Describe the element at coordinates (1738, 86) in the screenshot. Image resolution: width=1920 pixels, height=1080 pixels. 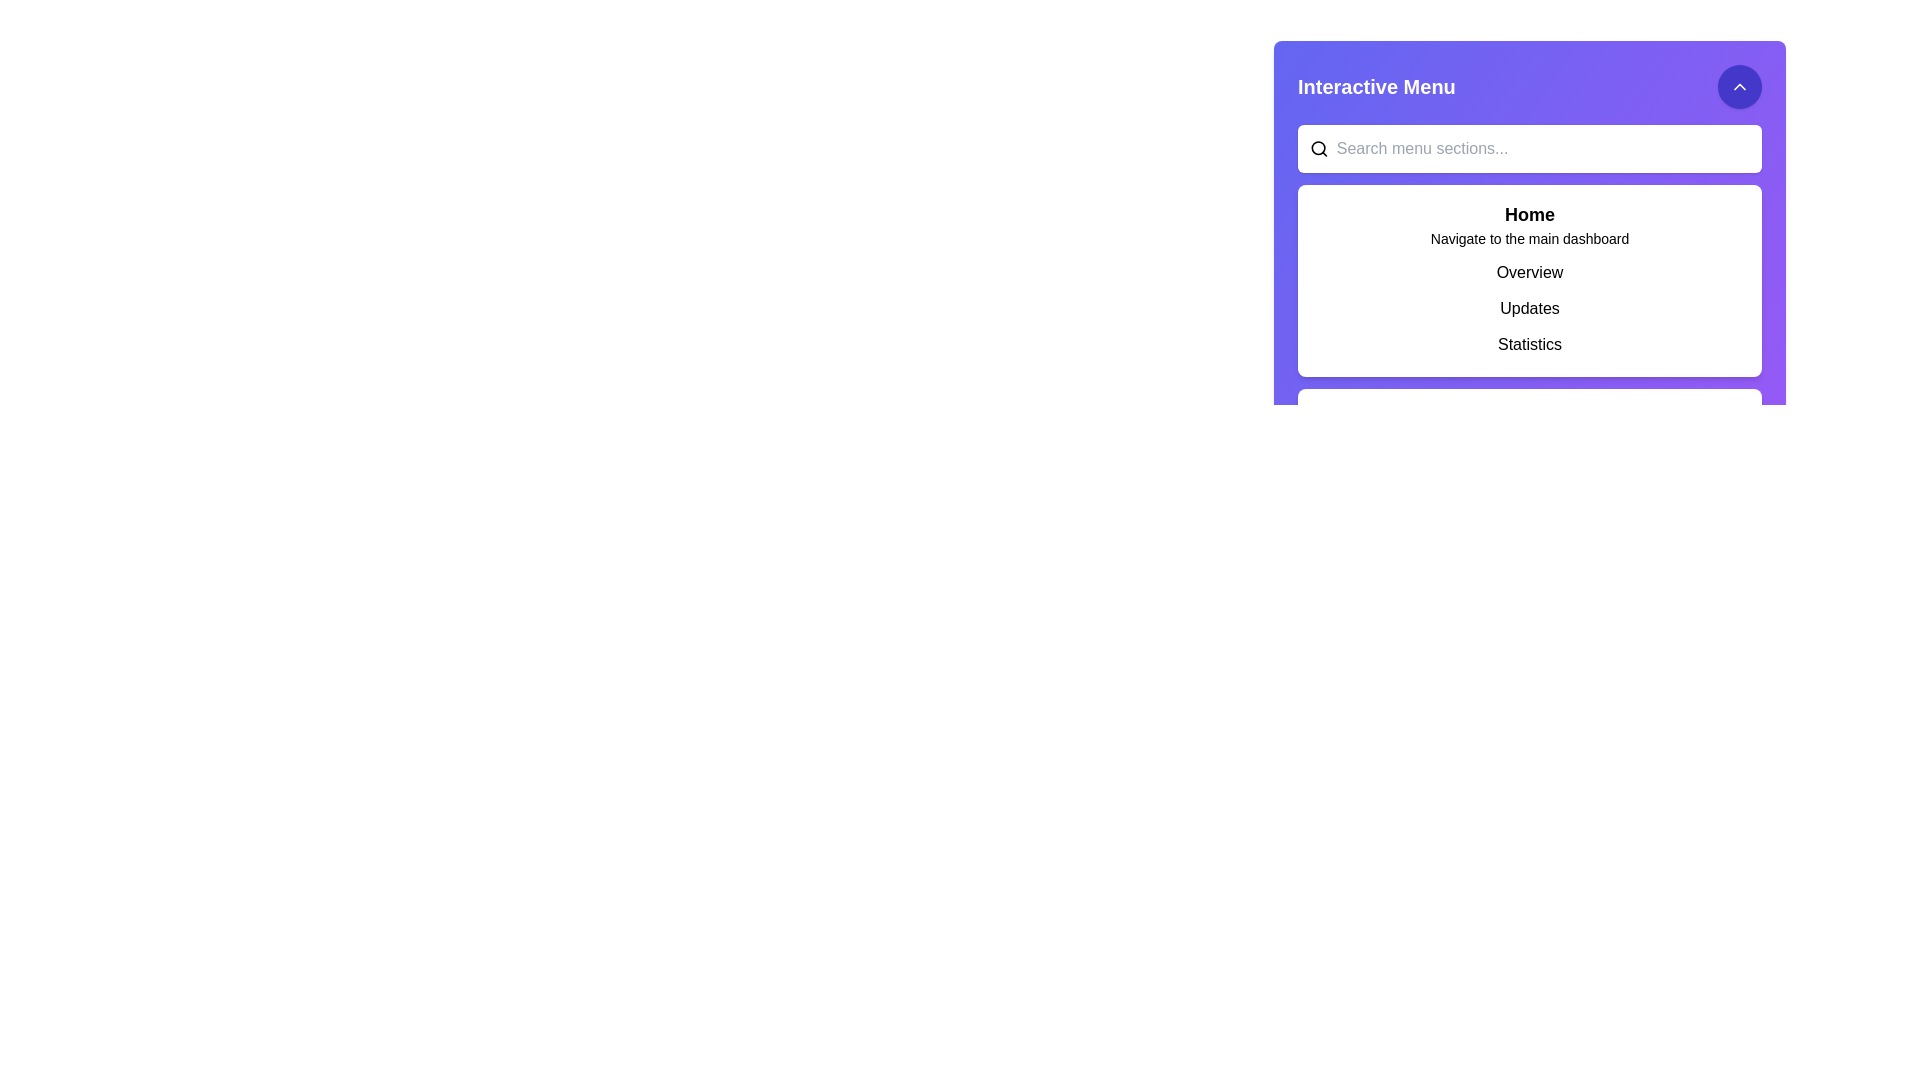
I see `the arrow icon located in the upper-right corner of the rounded purple button` at that location.